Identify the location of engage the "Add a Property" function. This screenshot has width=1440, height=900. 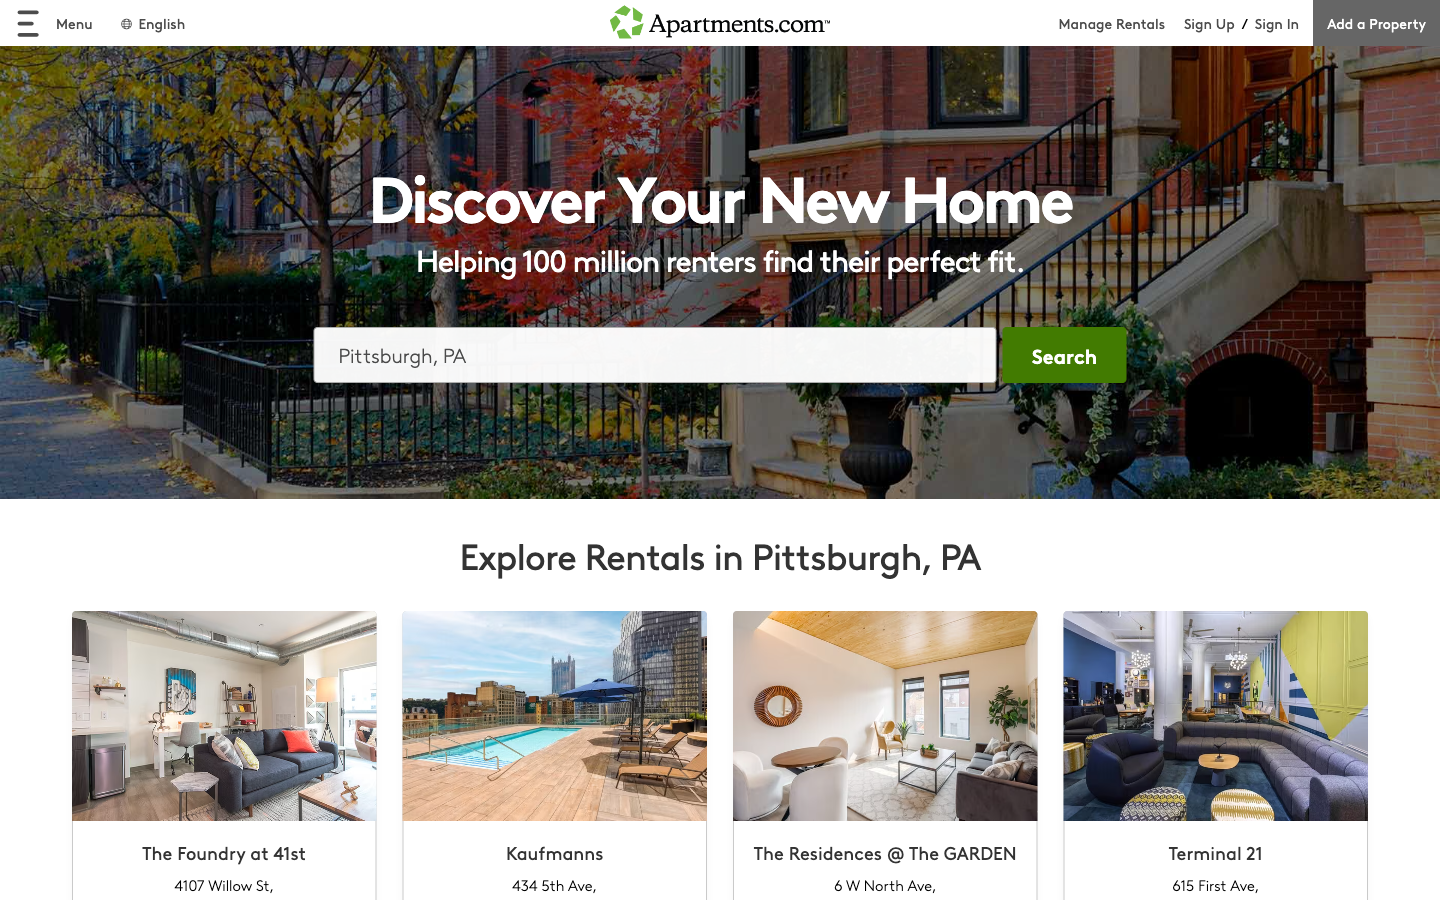
(1375, 22).